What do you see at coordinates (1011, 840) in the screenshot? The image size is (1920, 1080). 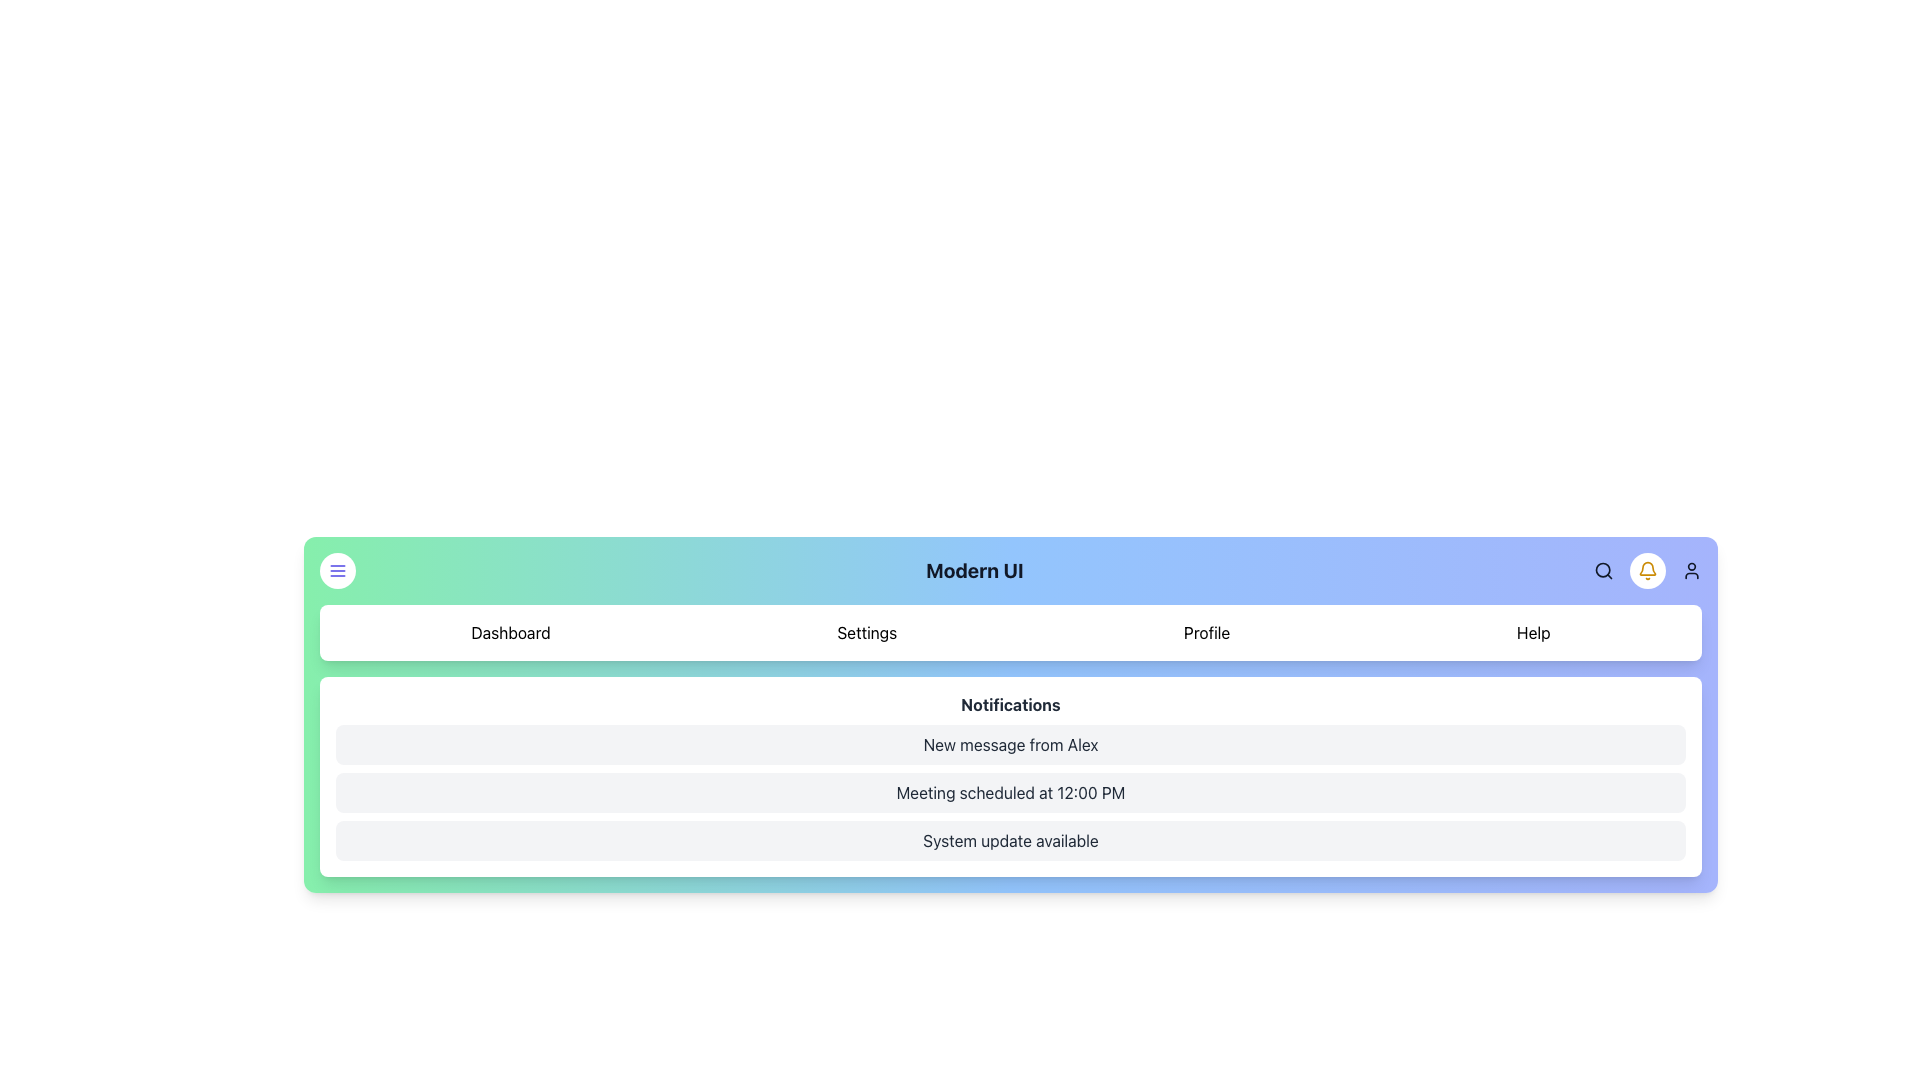 I see `the Text Display Box that displays 'System update available', which is the last notification in the list below 'Meeting scheduled at 12:00 PM'` at bounding box center [1011, 840].